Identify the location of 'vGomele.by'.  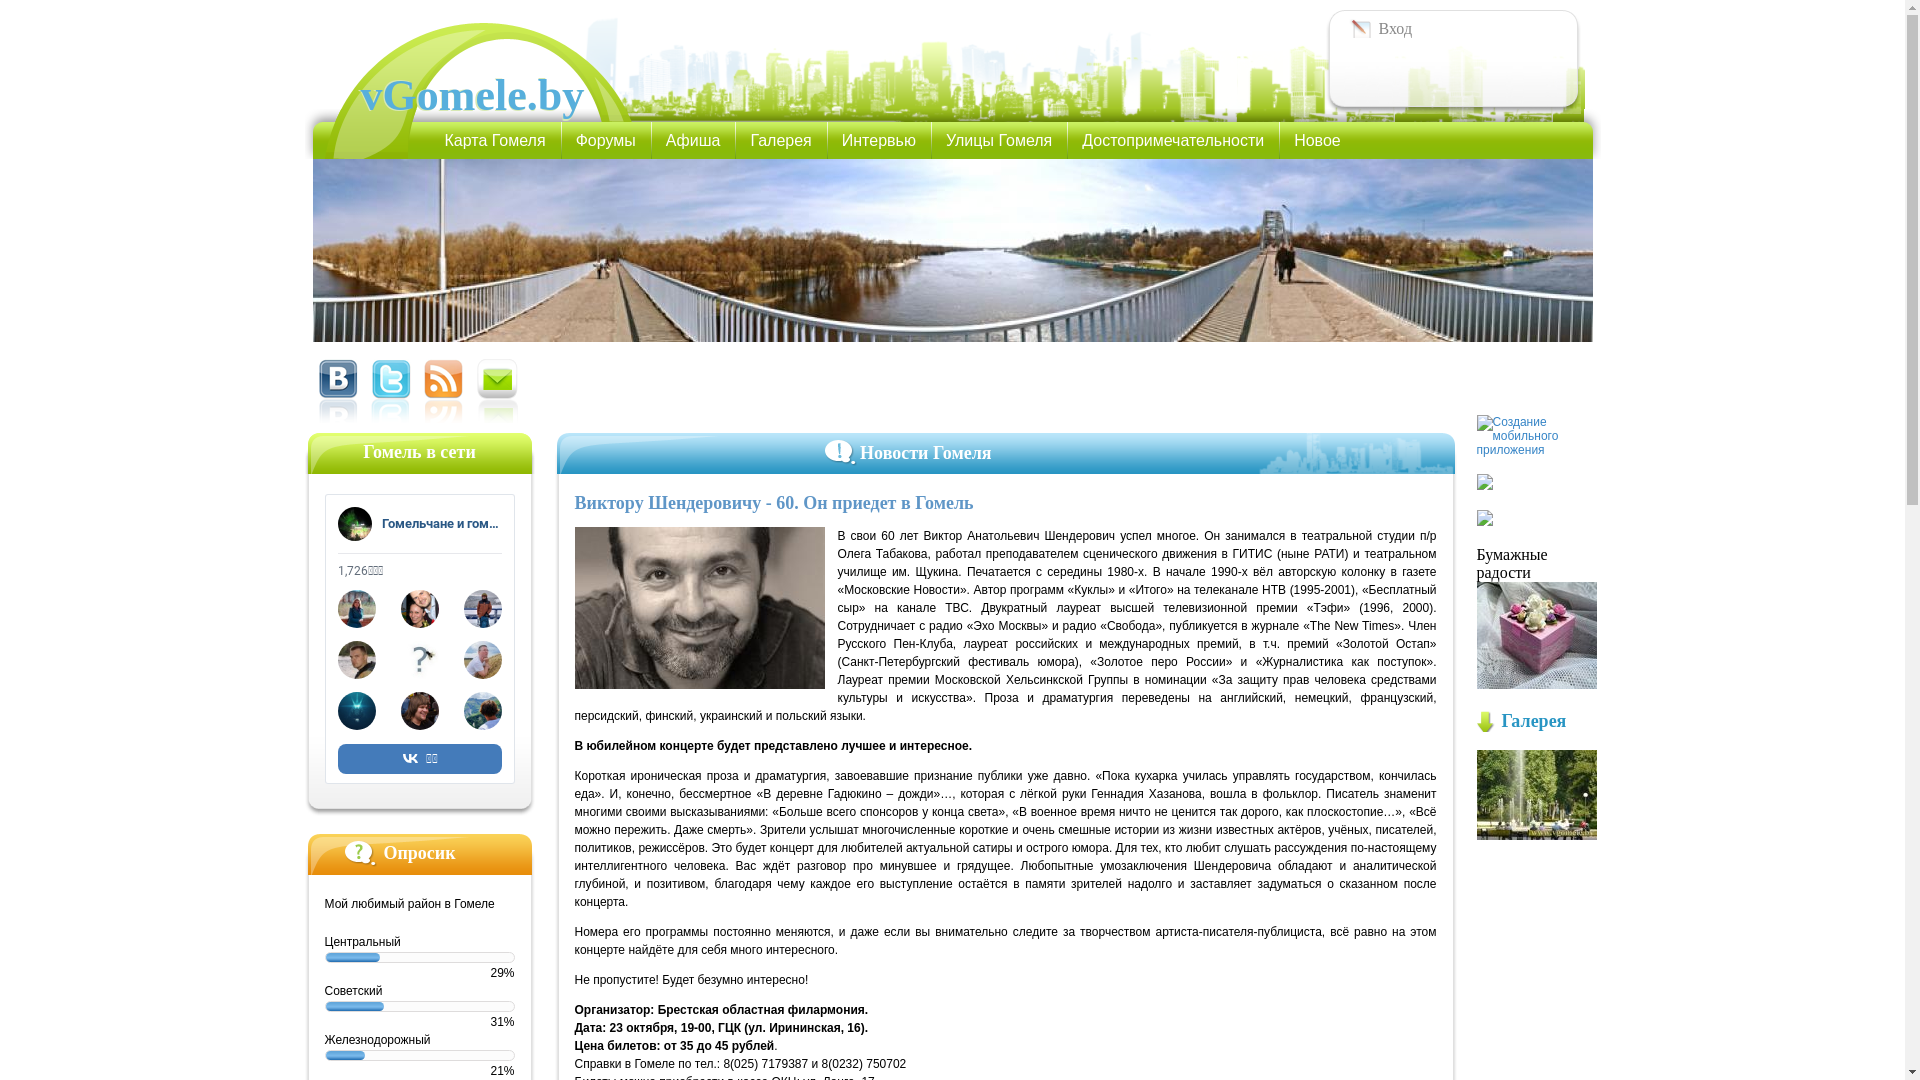
(470, 95).